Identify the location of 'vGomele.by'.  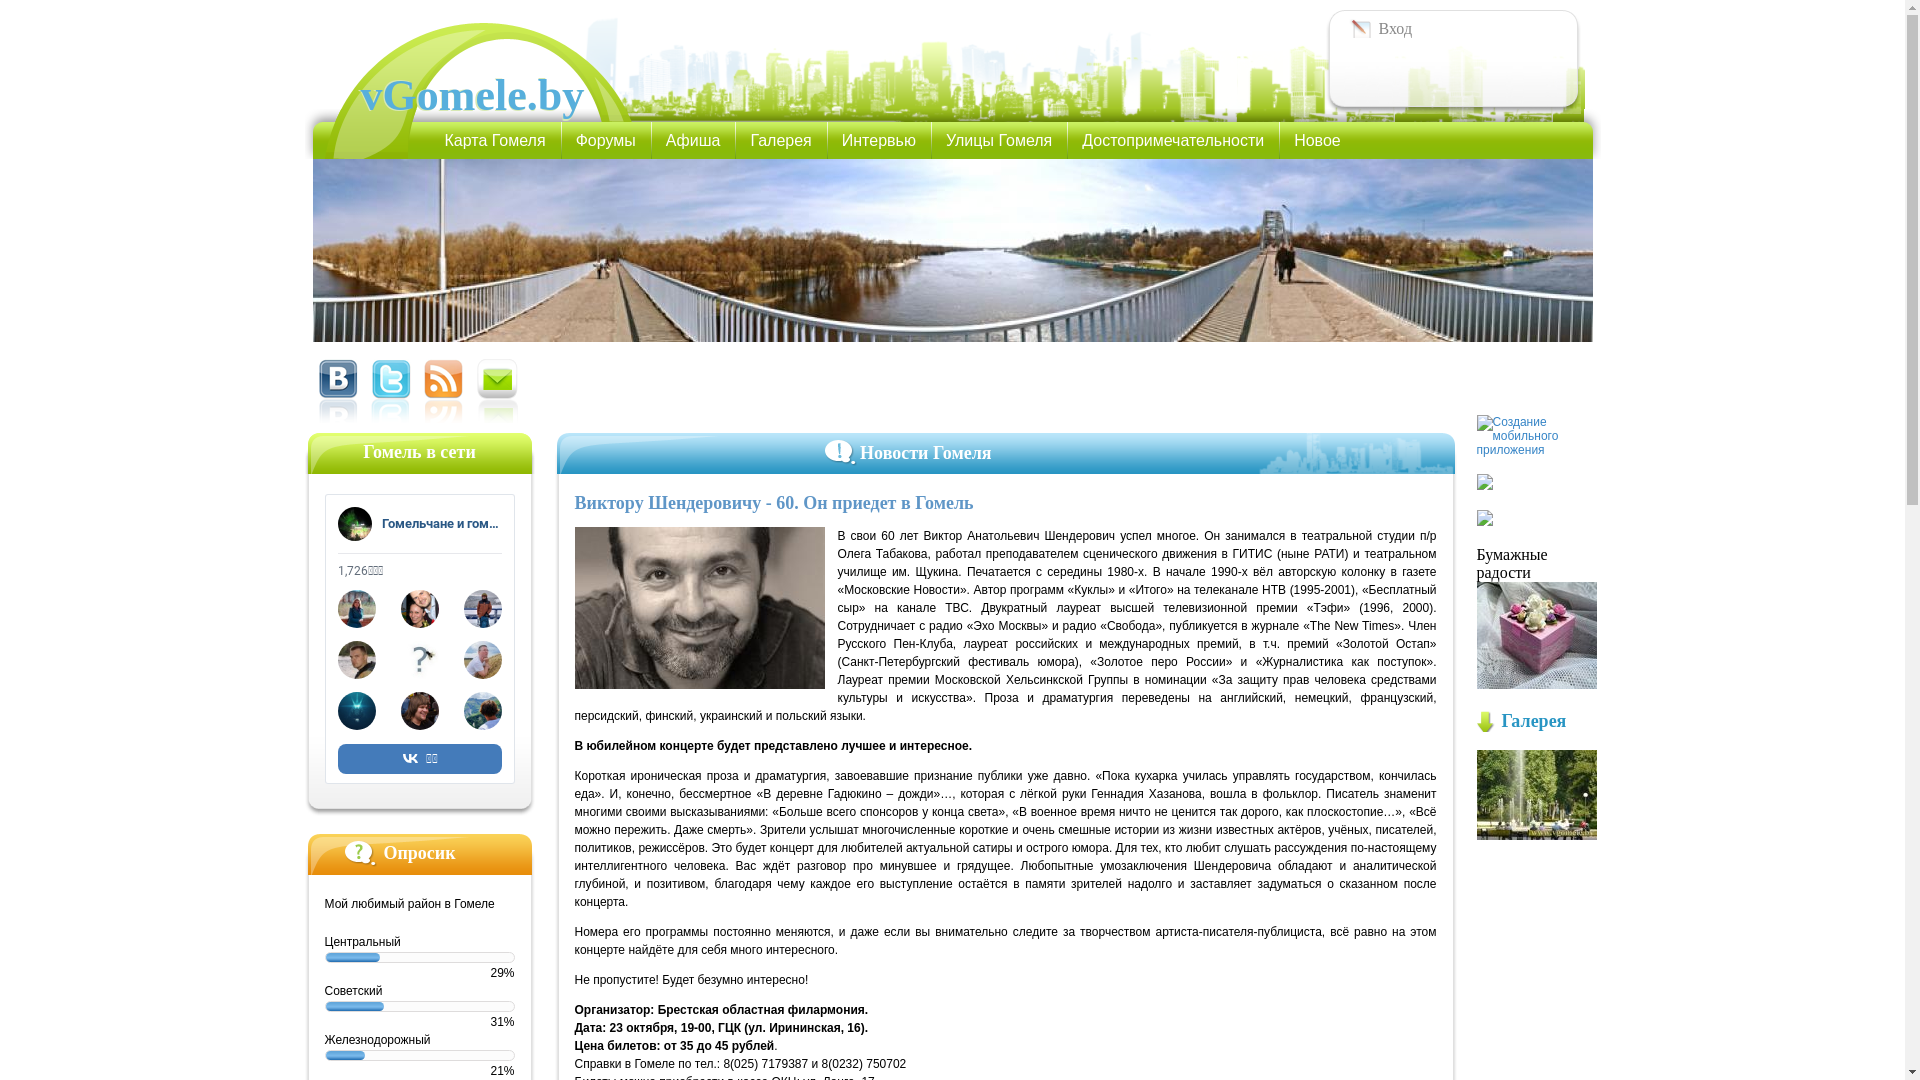
(470, 95).